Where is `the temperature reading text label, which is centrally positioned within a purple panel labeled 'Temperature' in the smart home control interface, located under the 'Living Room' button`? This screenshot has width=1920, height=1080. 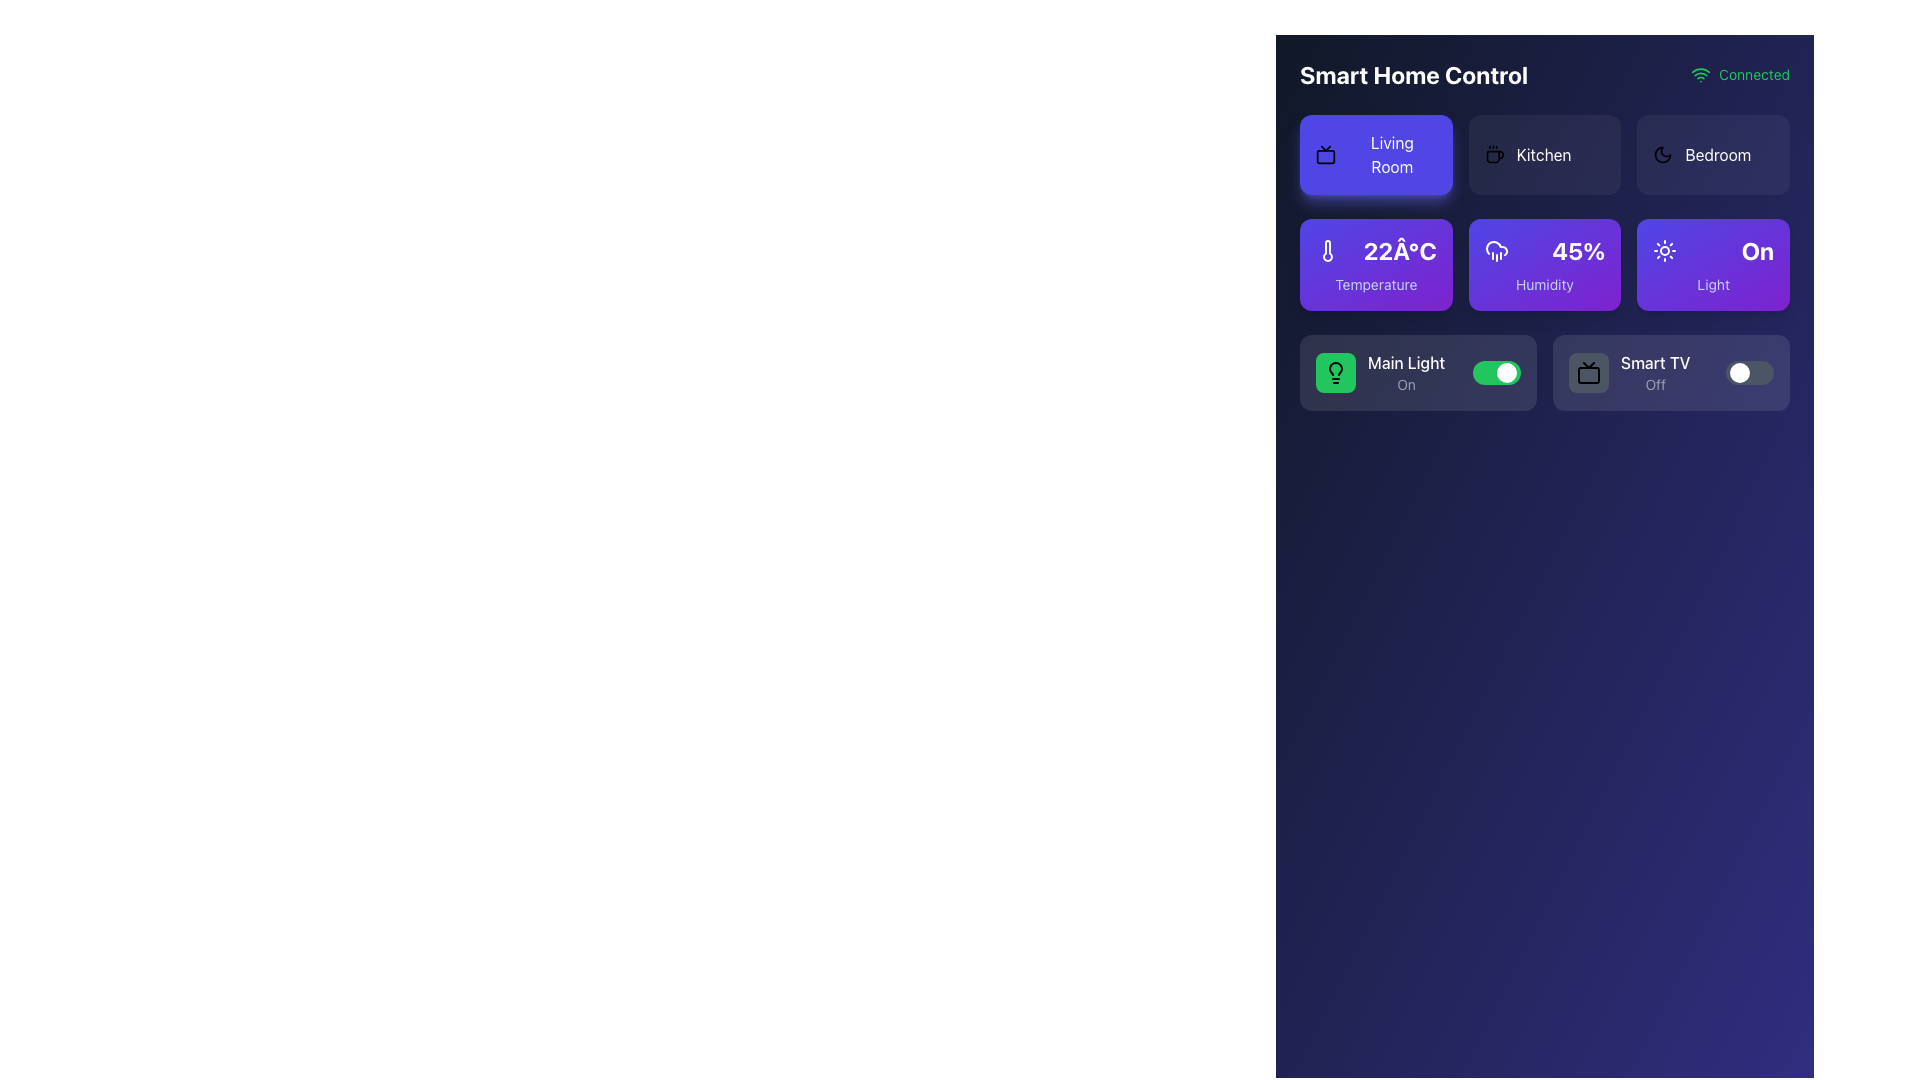 the temperature reading text label, which is centrally positioned within a purple panel labeled 'Temperature' in the smart home control interface, located under the 'Living Room' button is located at coordinates (1399, 249).